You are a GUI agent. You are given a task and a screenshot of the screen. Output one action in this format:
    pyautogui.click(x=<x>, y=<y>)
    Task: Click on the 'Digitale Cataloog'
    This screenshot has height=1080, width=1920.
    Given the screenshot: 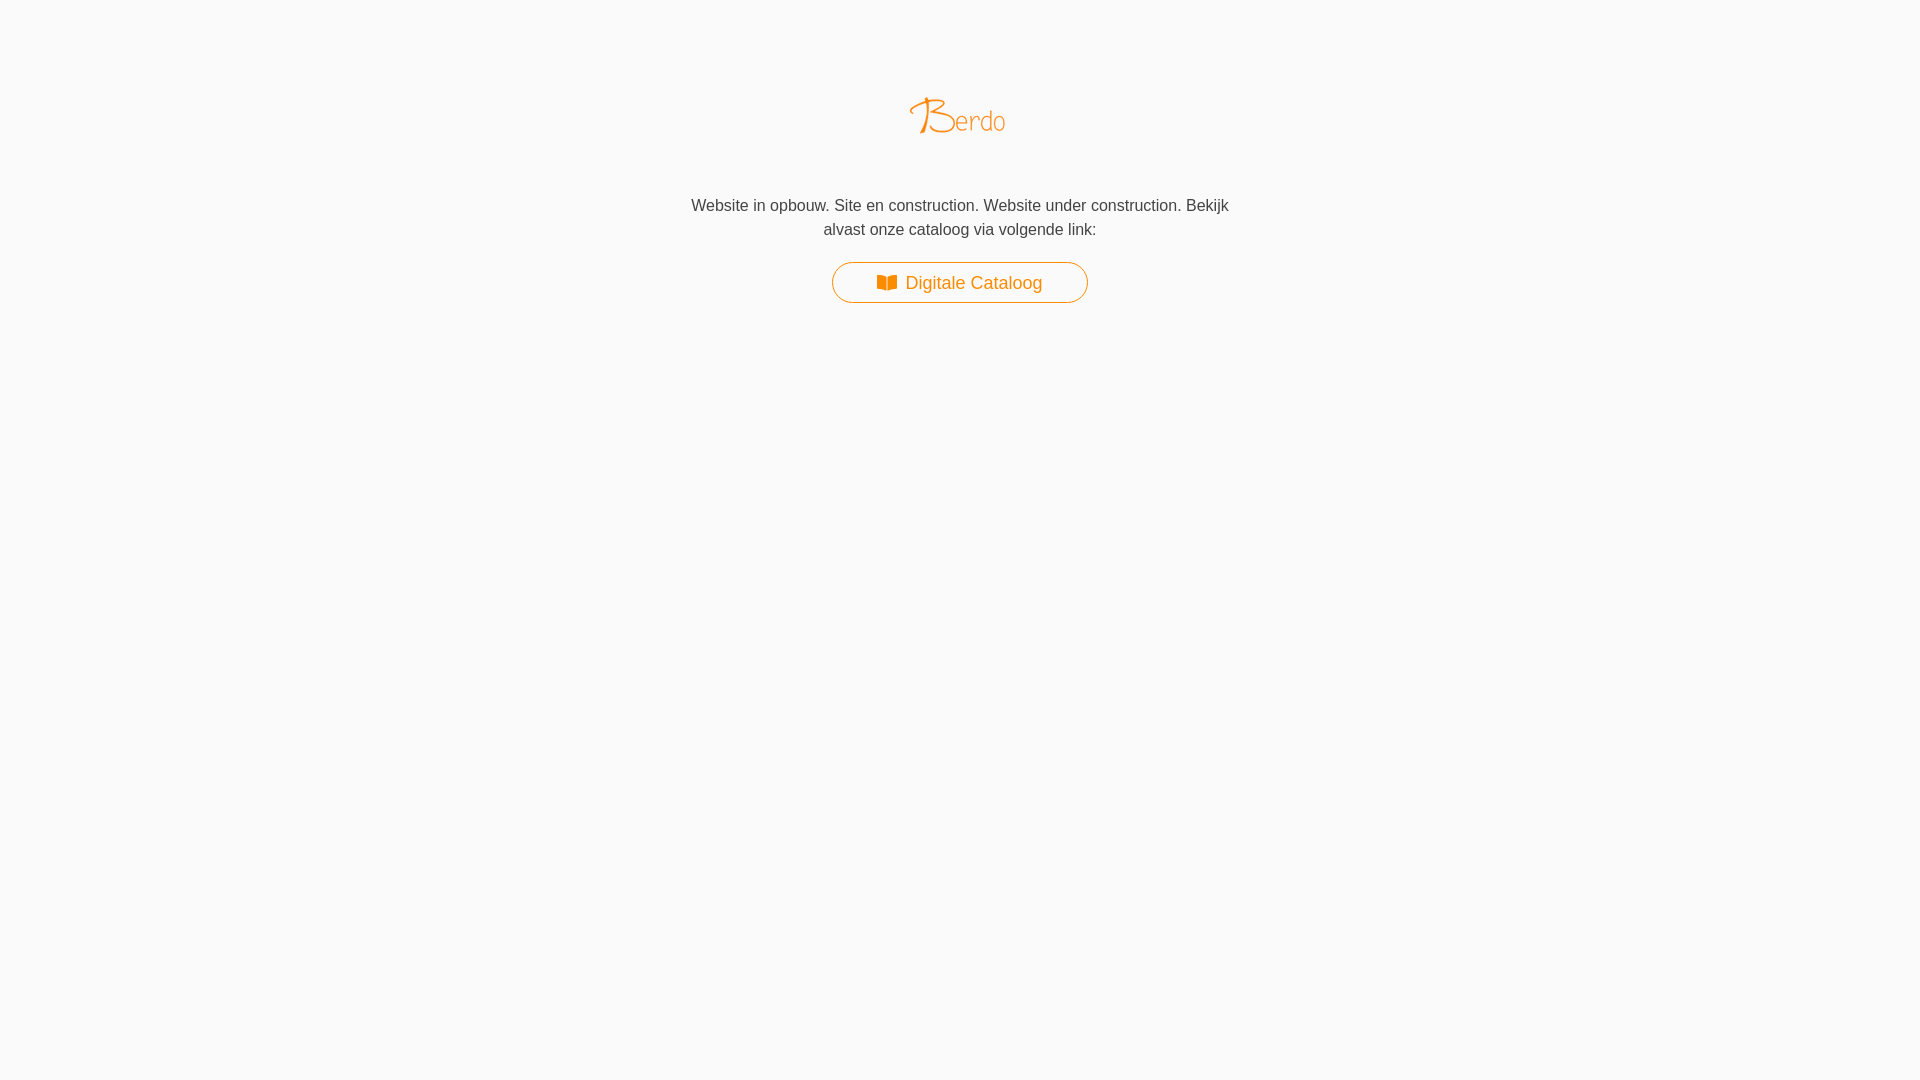 What is the action you would take?
    pyautogui.click(x=958, y=282)
    